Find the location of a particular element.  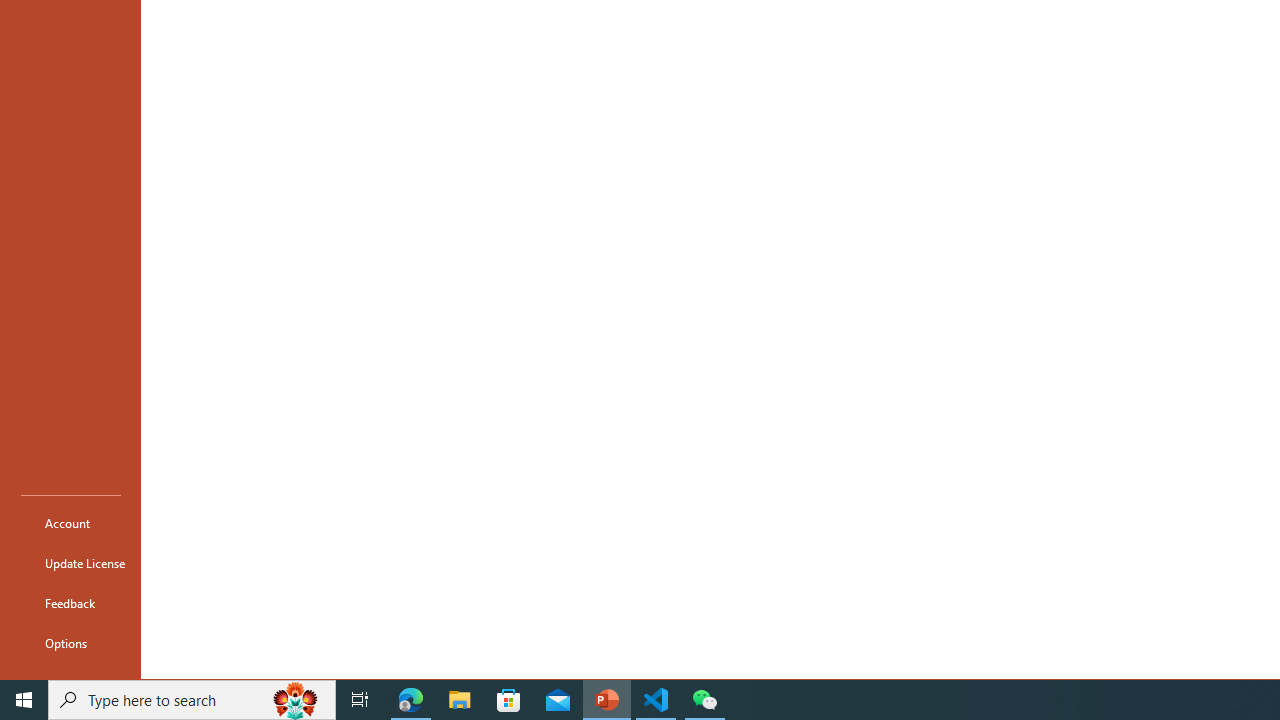

'Options' is located at coordinates (71, 642).